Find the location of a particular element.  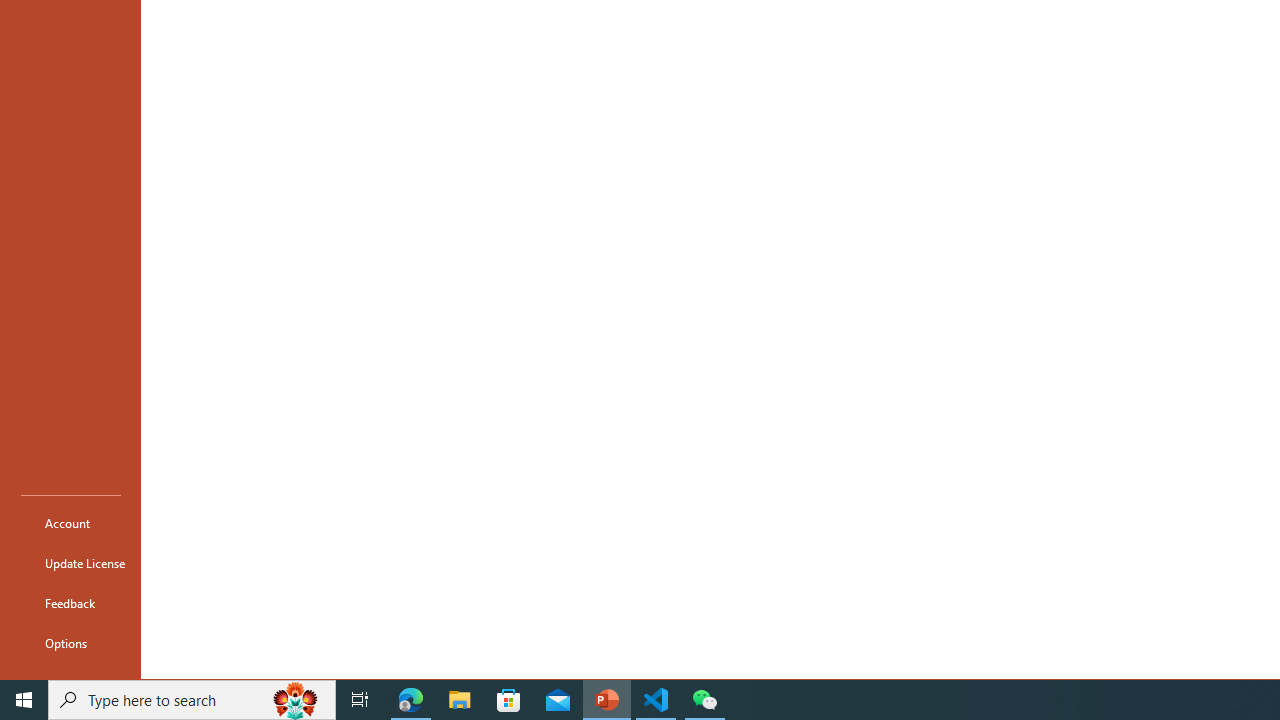

'Options' is located at coordinates (71, 642).